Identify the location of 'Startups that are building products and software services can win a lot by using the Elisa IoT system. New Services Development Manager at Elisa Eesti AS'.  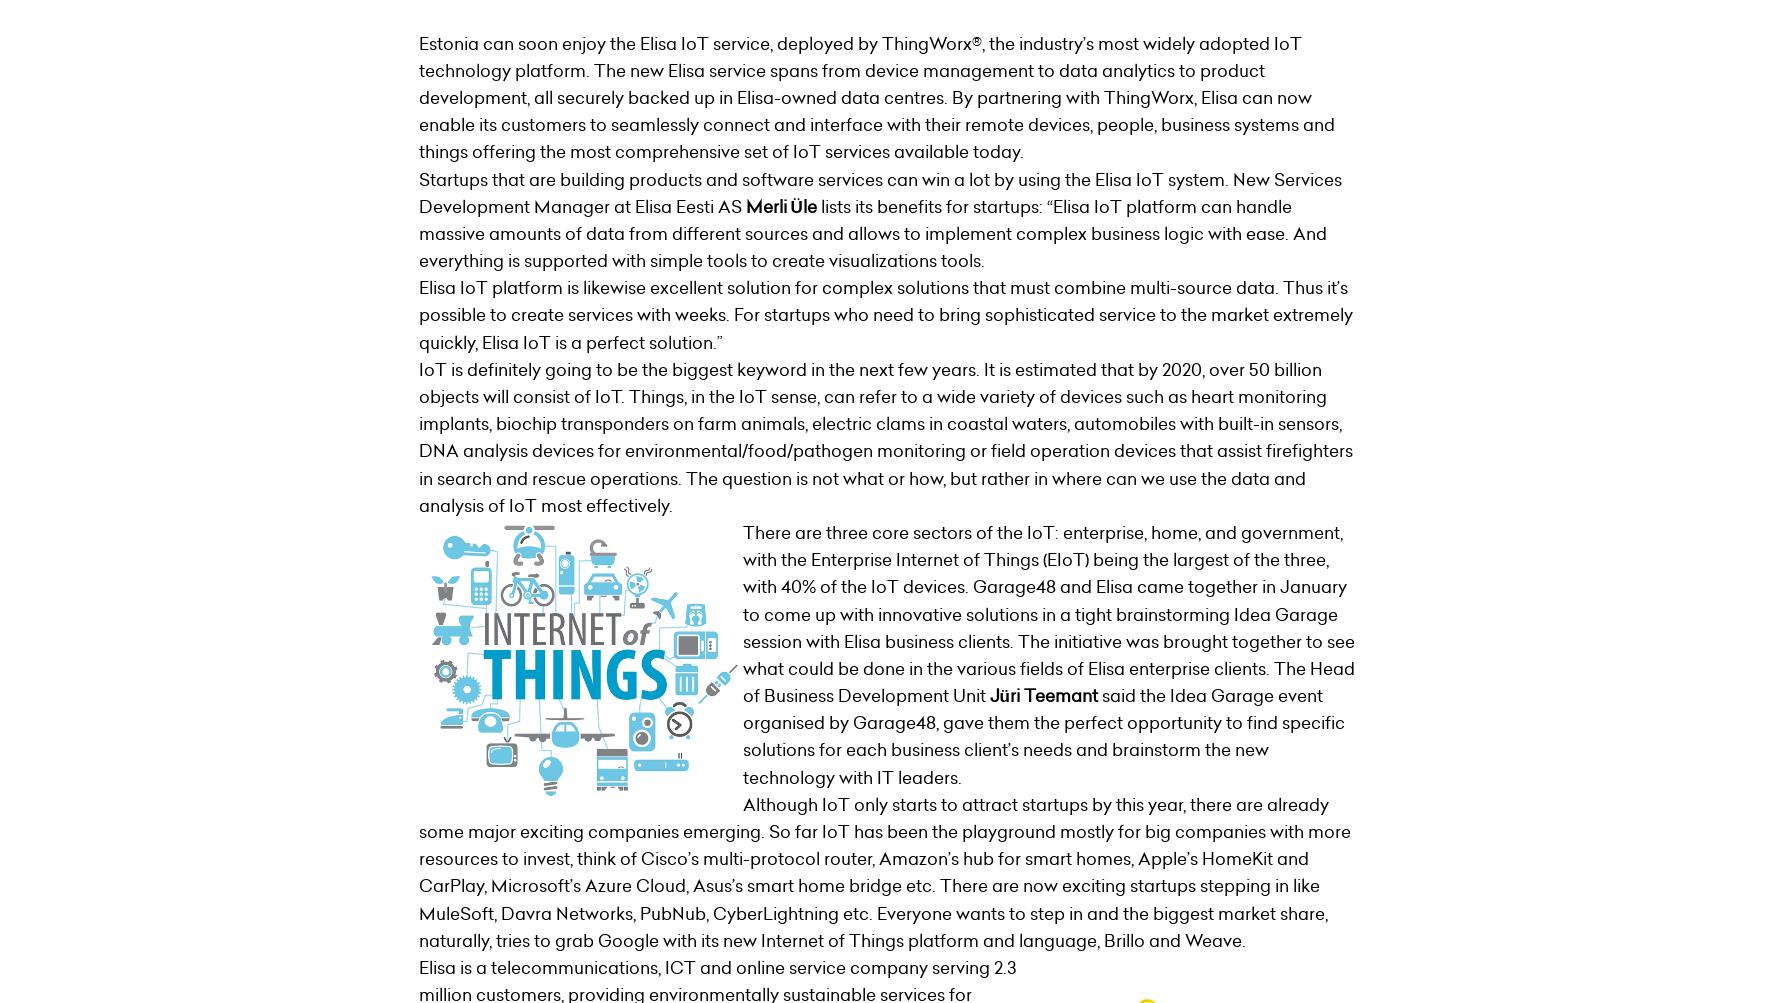
(878, 191).